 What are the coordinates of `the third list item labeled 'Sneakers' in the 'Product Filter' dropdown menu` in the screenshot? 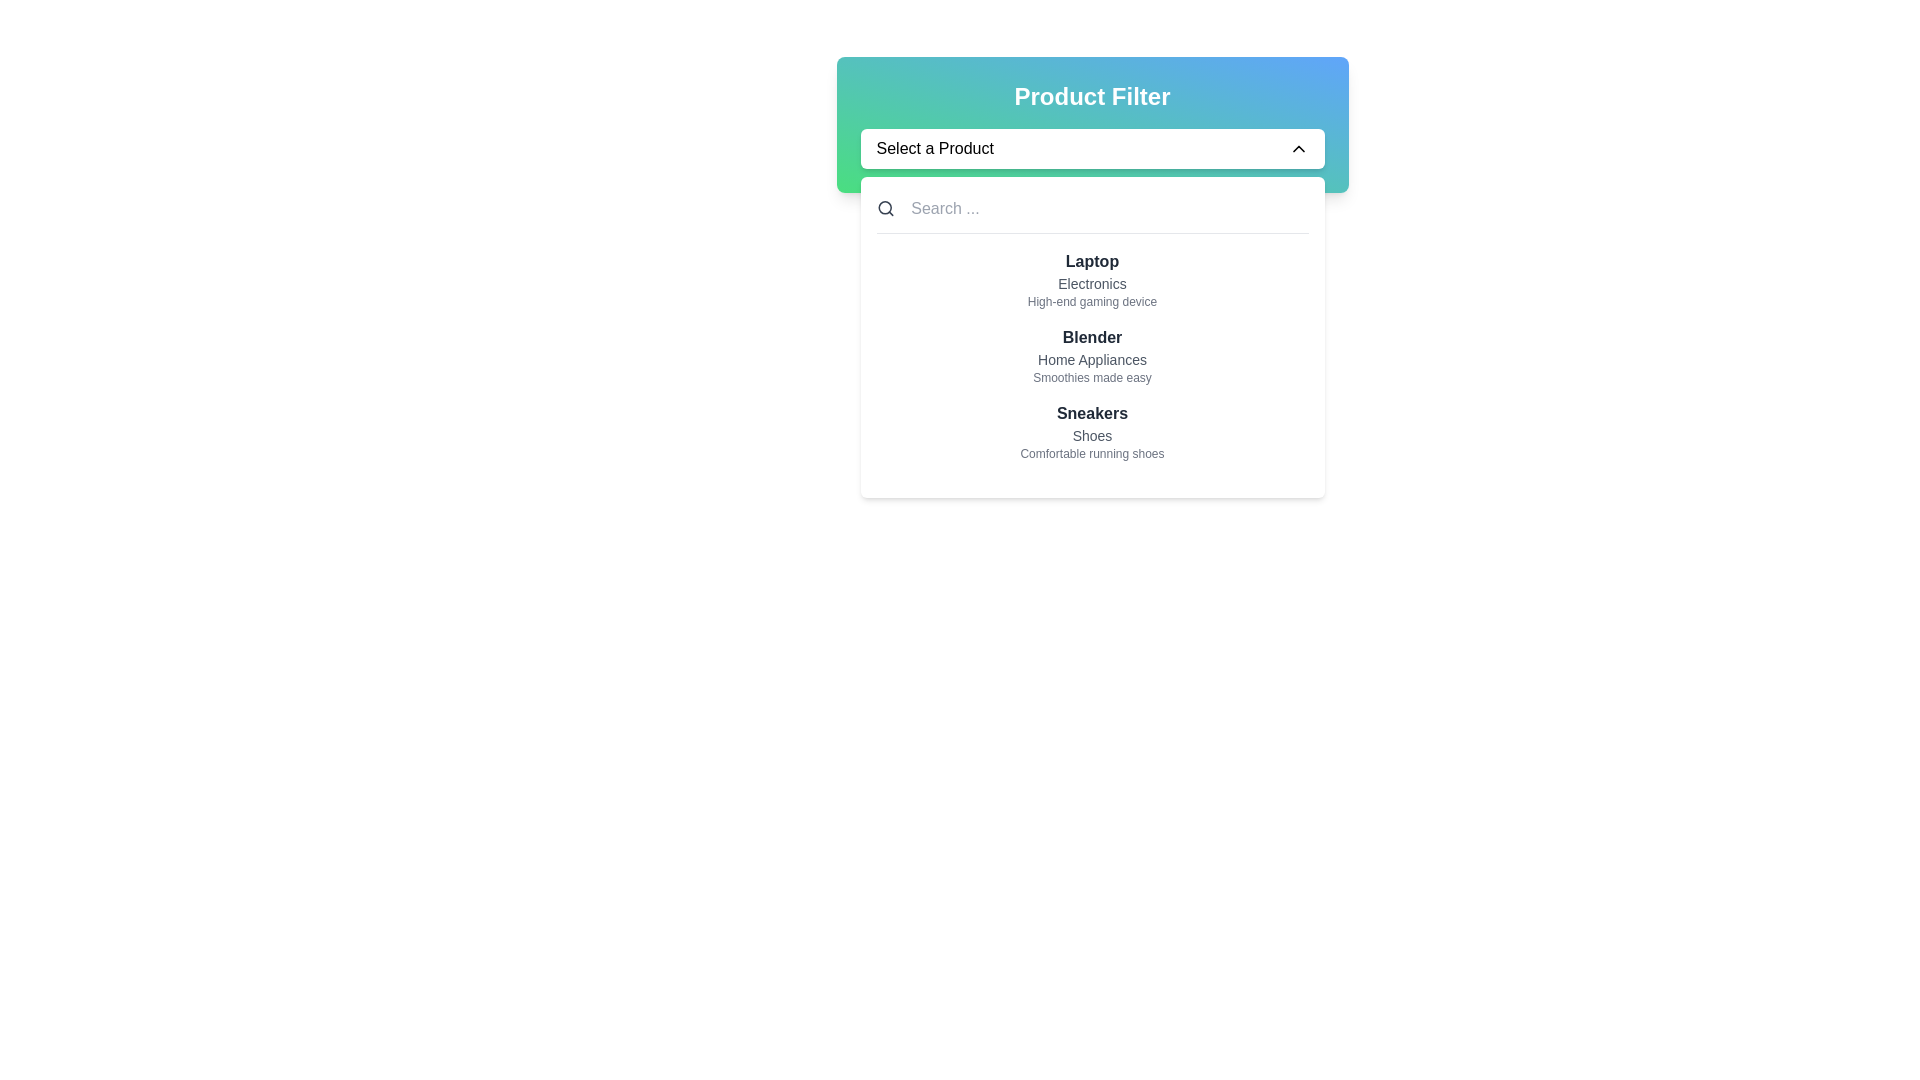 It's located at (1091, 431).